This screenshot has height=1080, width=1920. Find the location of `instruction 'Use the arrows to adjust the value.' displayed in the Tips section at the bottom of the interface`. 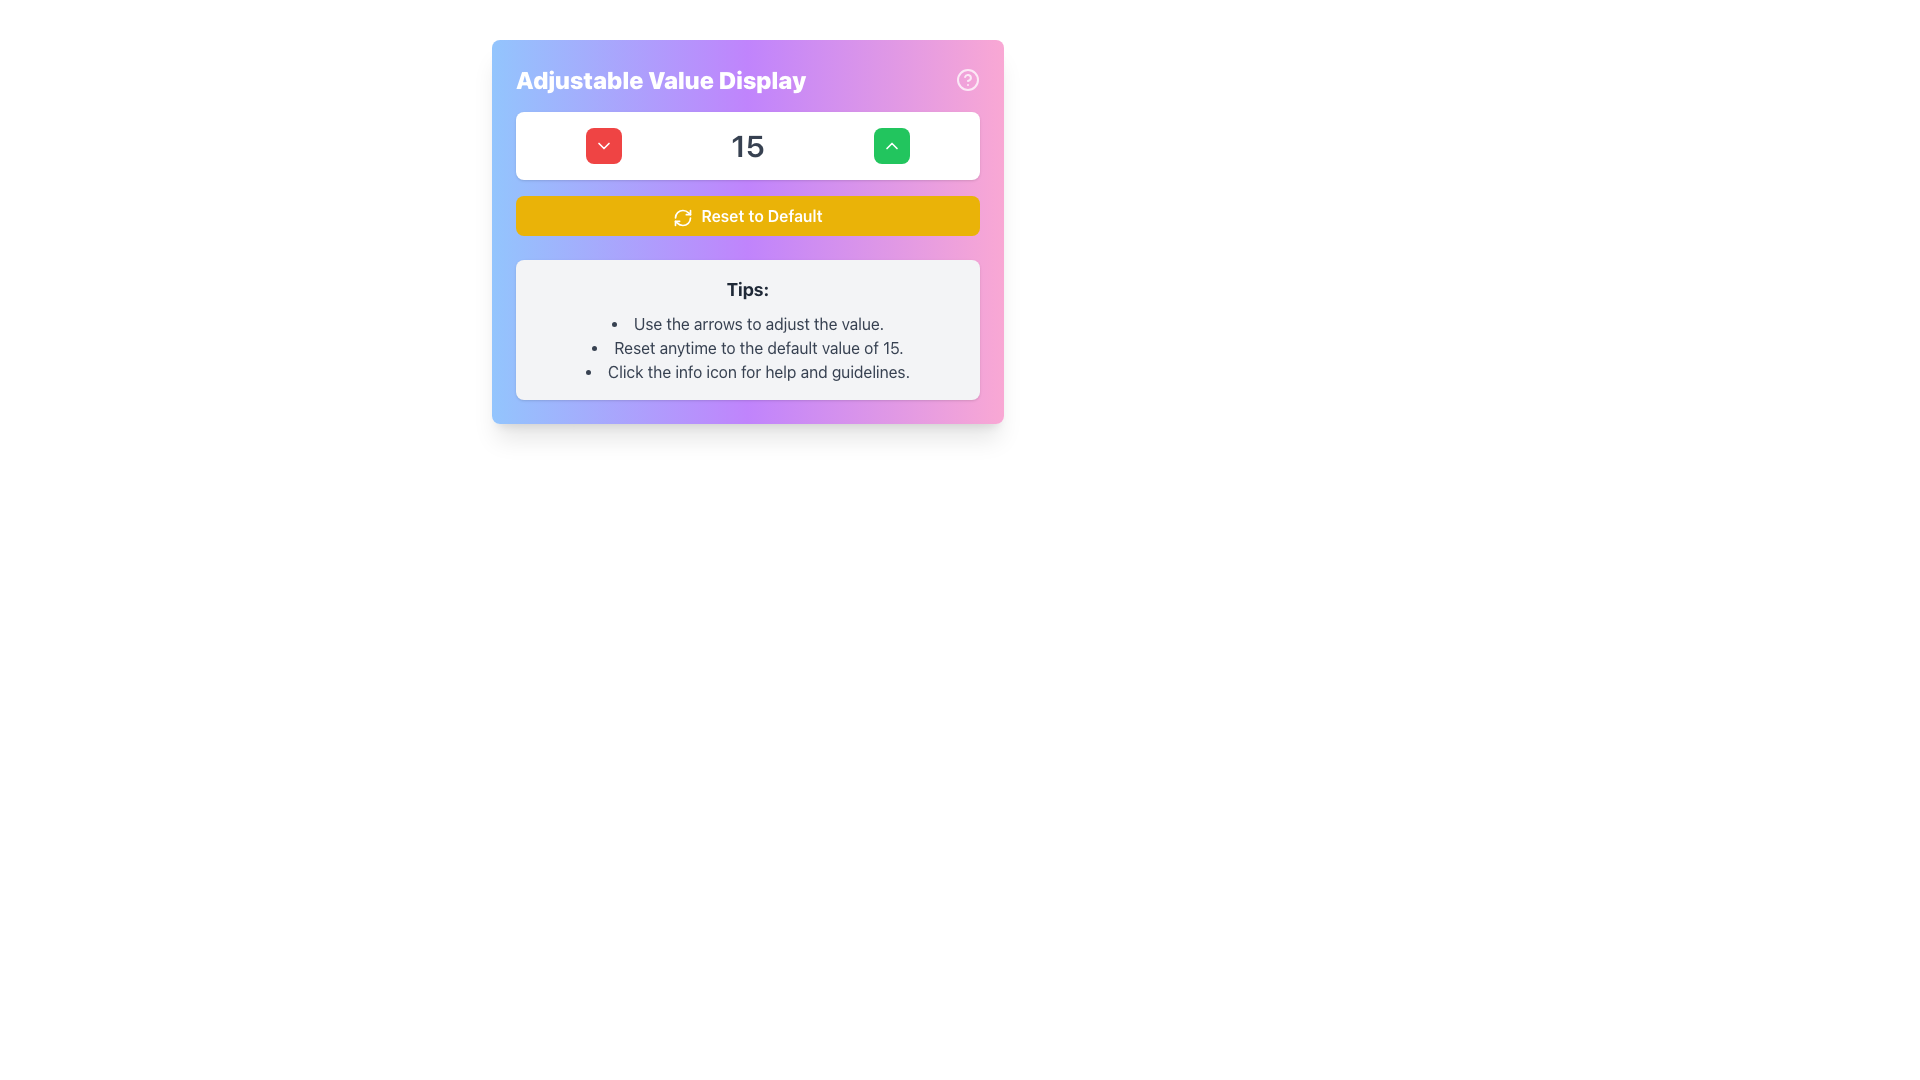

instruction 'Use the arrows to adjust the value.' displayed in the Tips section at the bottom of the interface is located at coordinates (747, 323).